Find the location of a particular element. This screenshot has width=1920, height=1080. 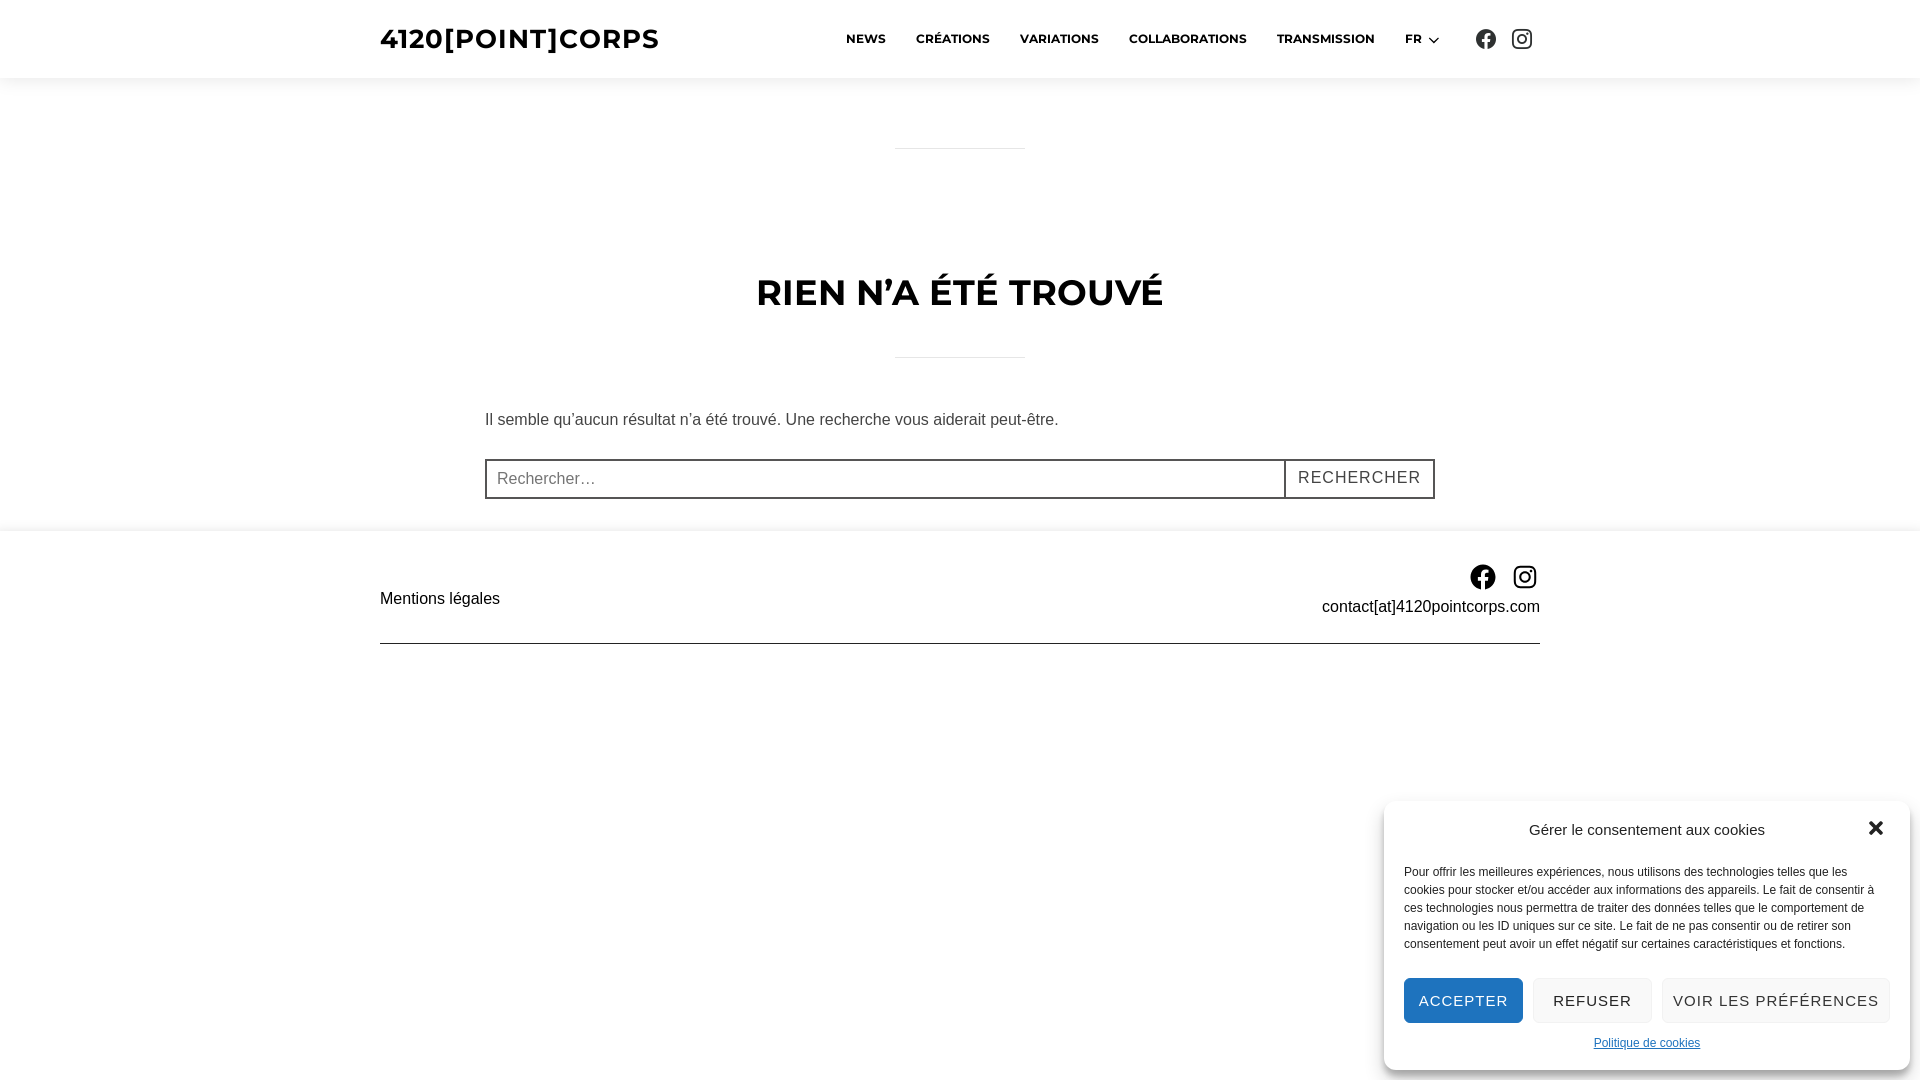

'TRANSMISSION' is located at coordinates (1325, 39).